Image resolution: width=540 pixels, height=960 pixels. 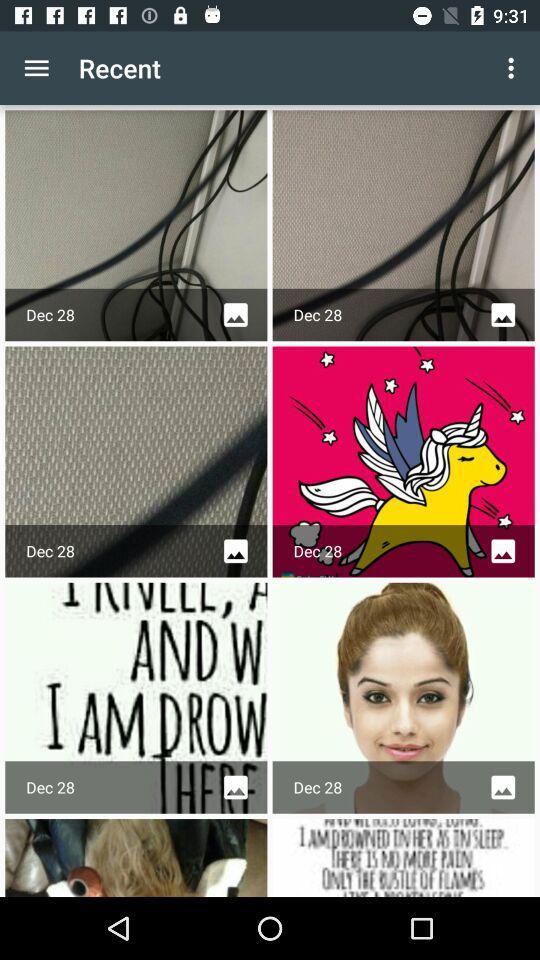 What do you see at coordinates (513, 68) in the screenshot?
I see `the app to the right of recent` at bounding box center [513, 68].